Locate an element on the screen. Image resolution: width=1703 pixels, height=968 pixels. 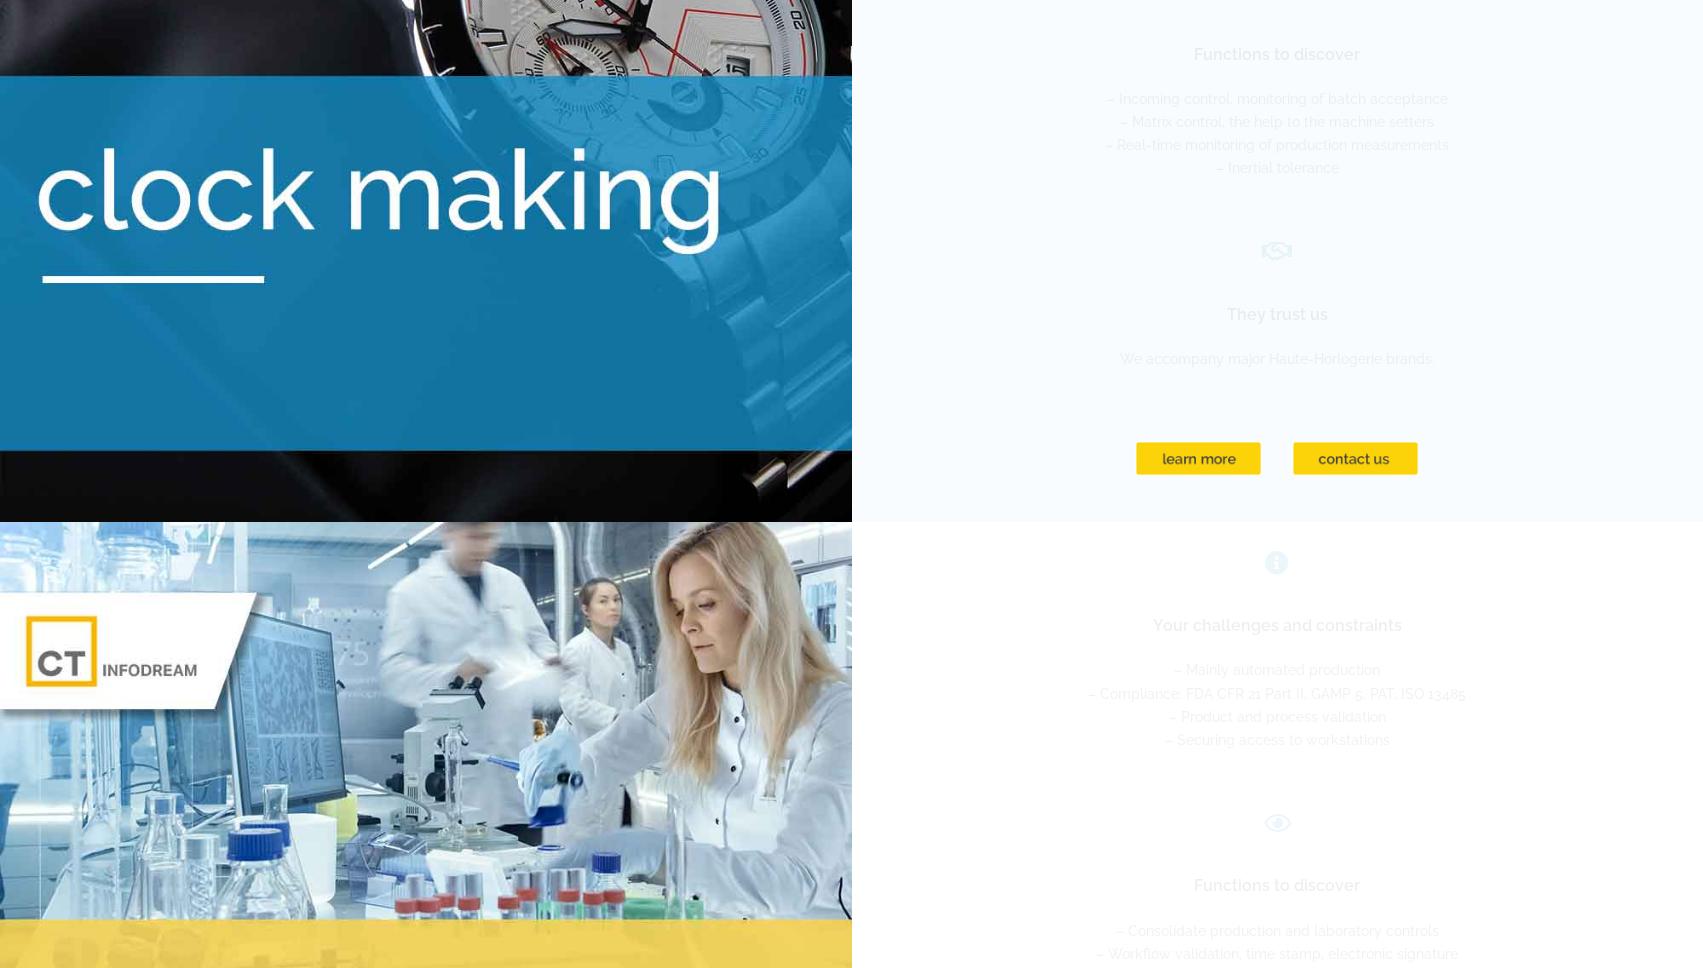
'– Workflow validation, time stamp, electronic signature' is located at coordinates (1276, 951).